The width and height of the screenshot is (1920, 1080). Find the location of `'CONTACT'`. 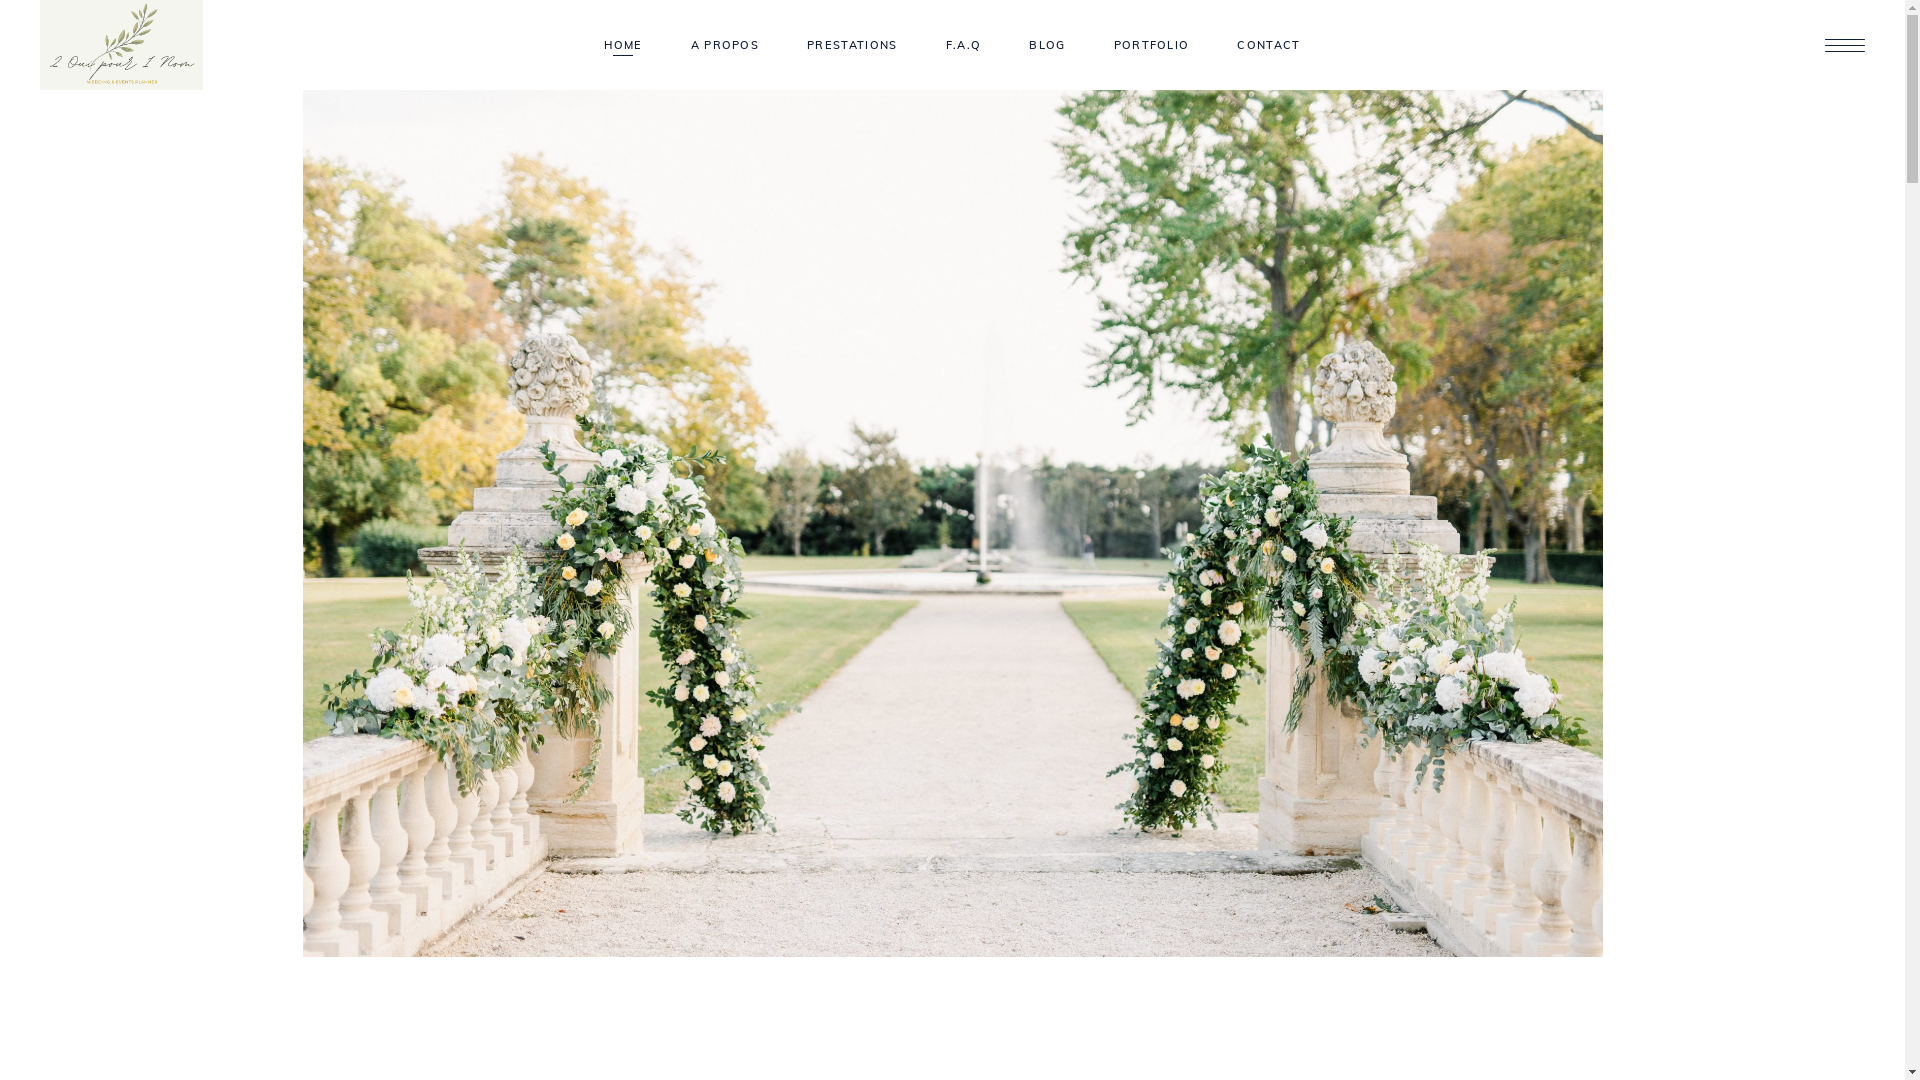

'CONTACT' is located at coordinates (1267, 45).